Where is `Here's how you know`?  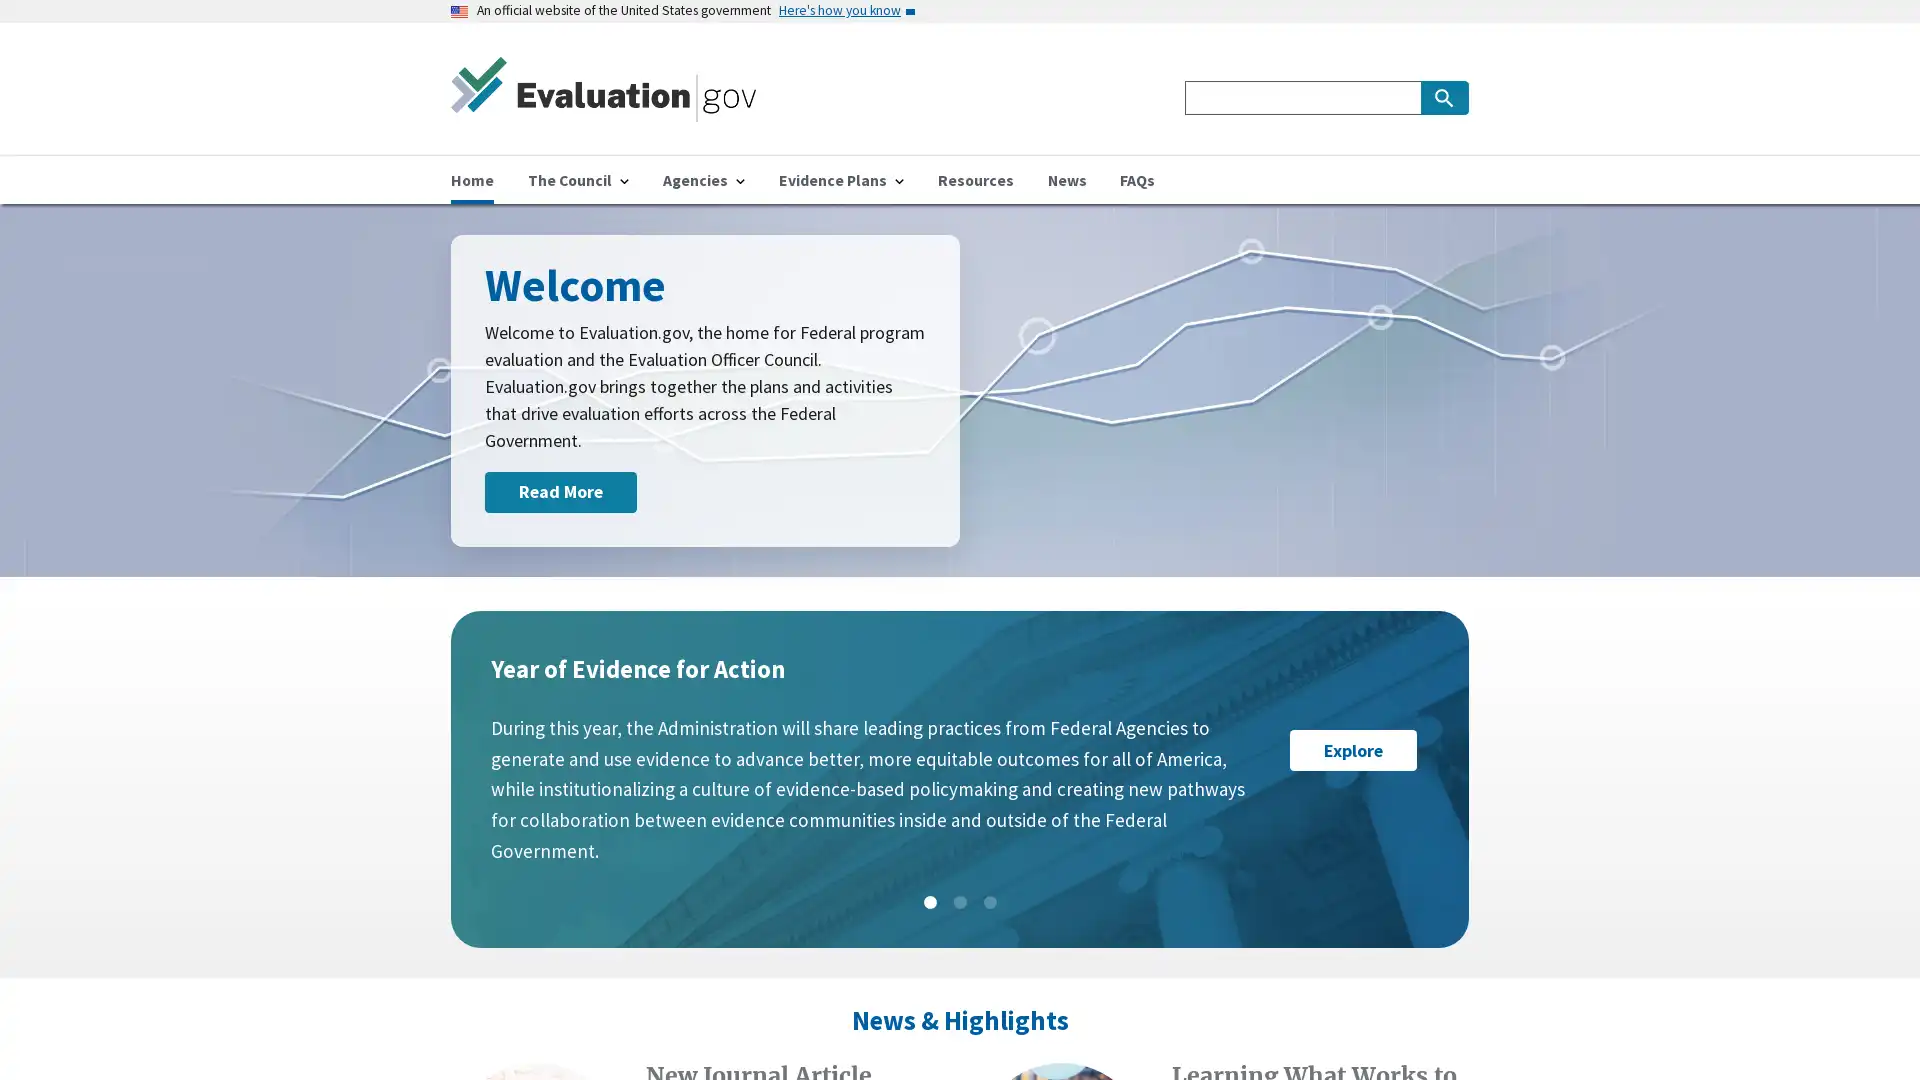
Here's how you know is located at coordinates (846, 11).